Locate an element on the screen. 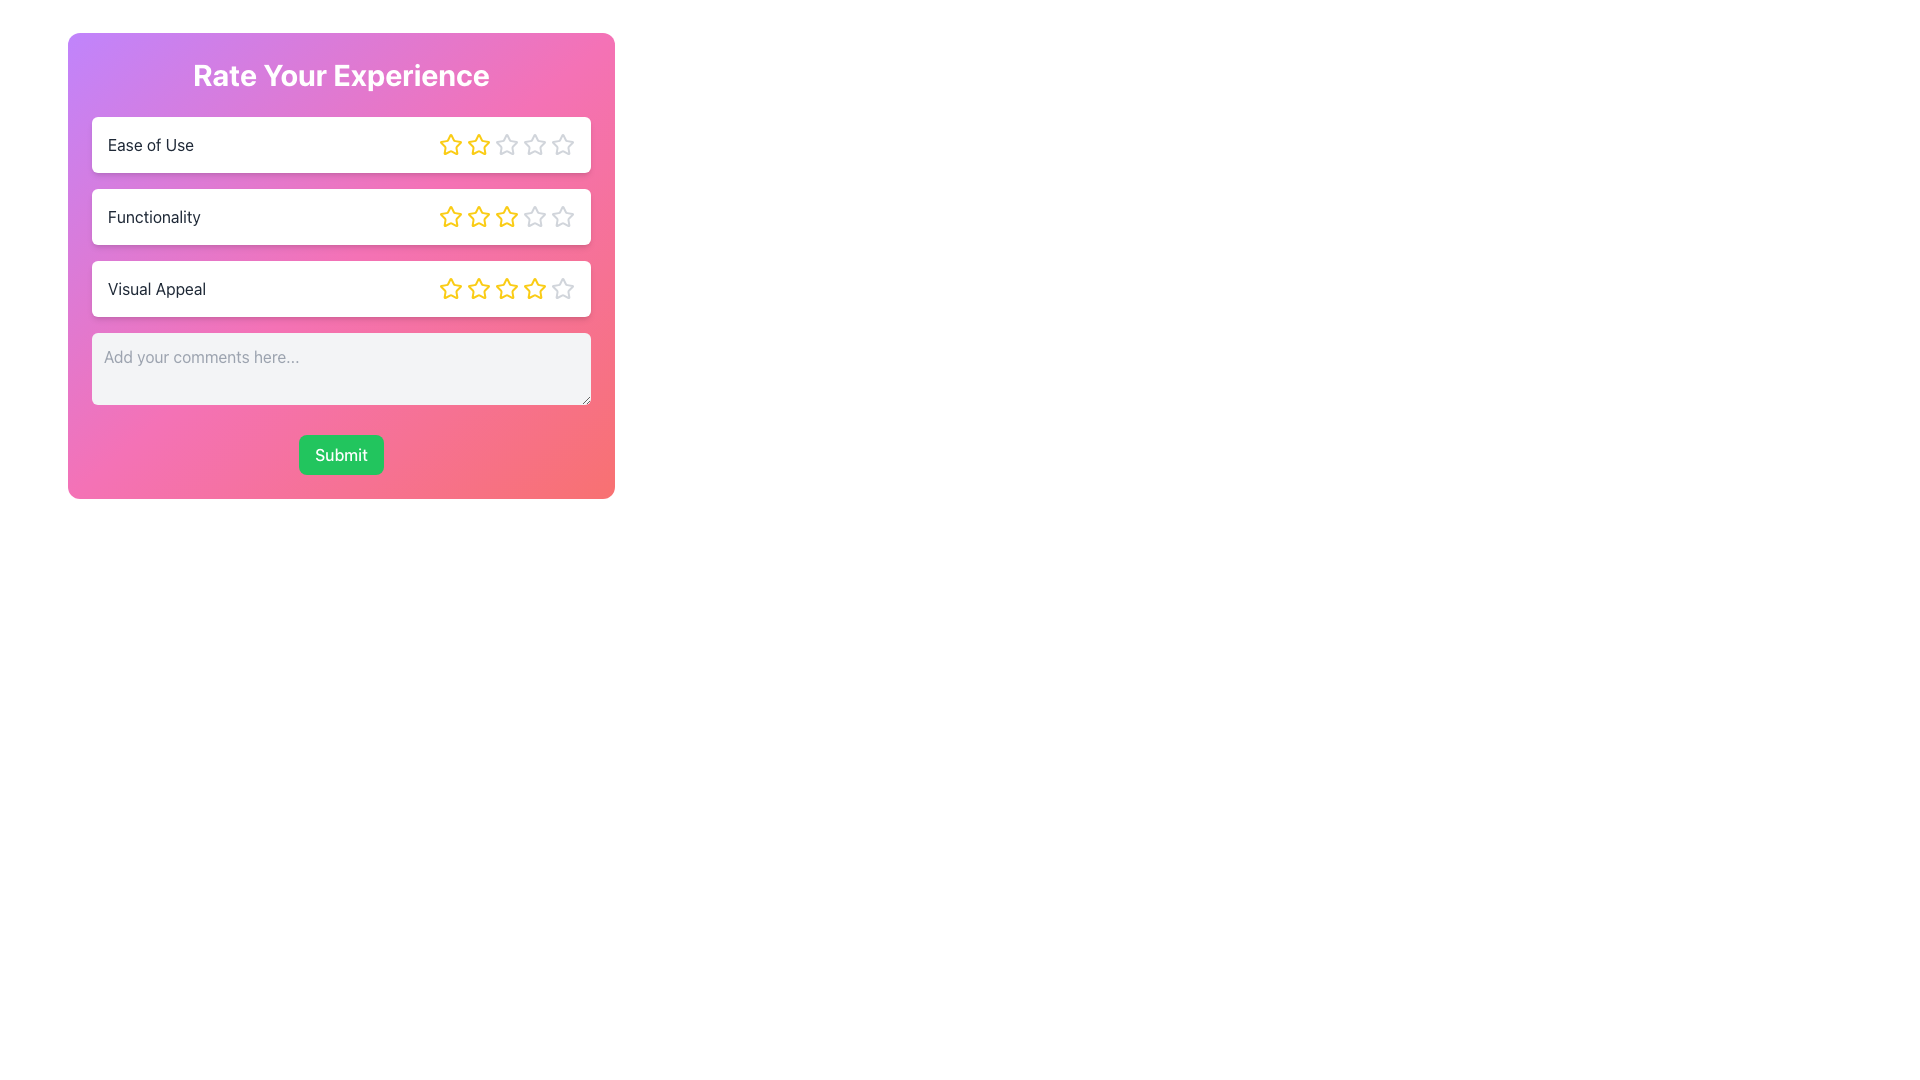 This screenshot has width=1920, height=1080. the fifth star icon under the 'Functionality' row is located at coordinates (561, 216).